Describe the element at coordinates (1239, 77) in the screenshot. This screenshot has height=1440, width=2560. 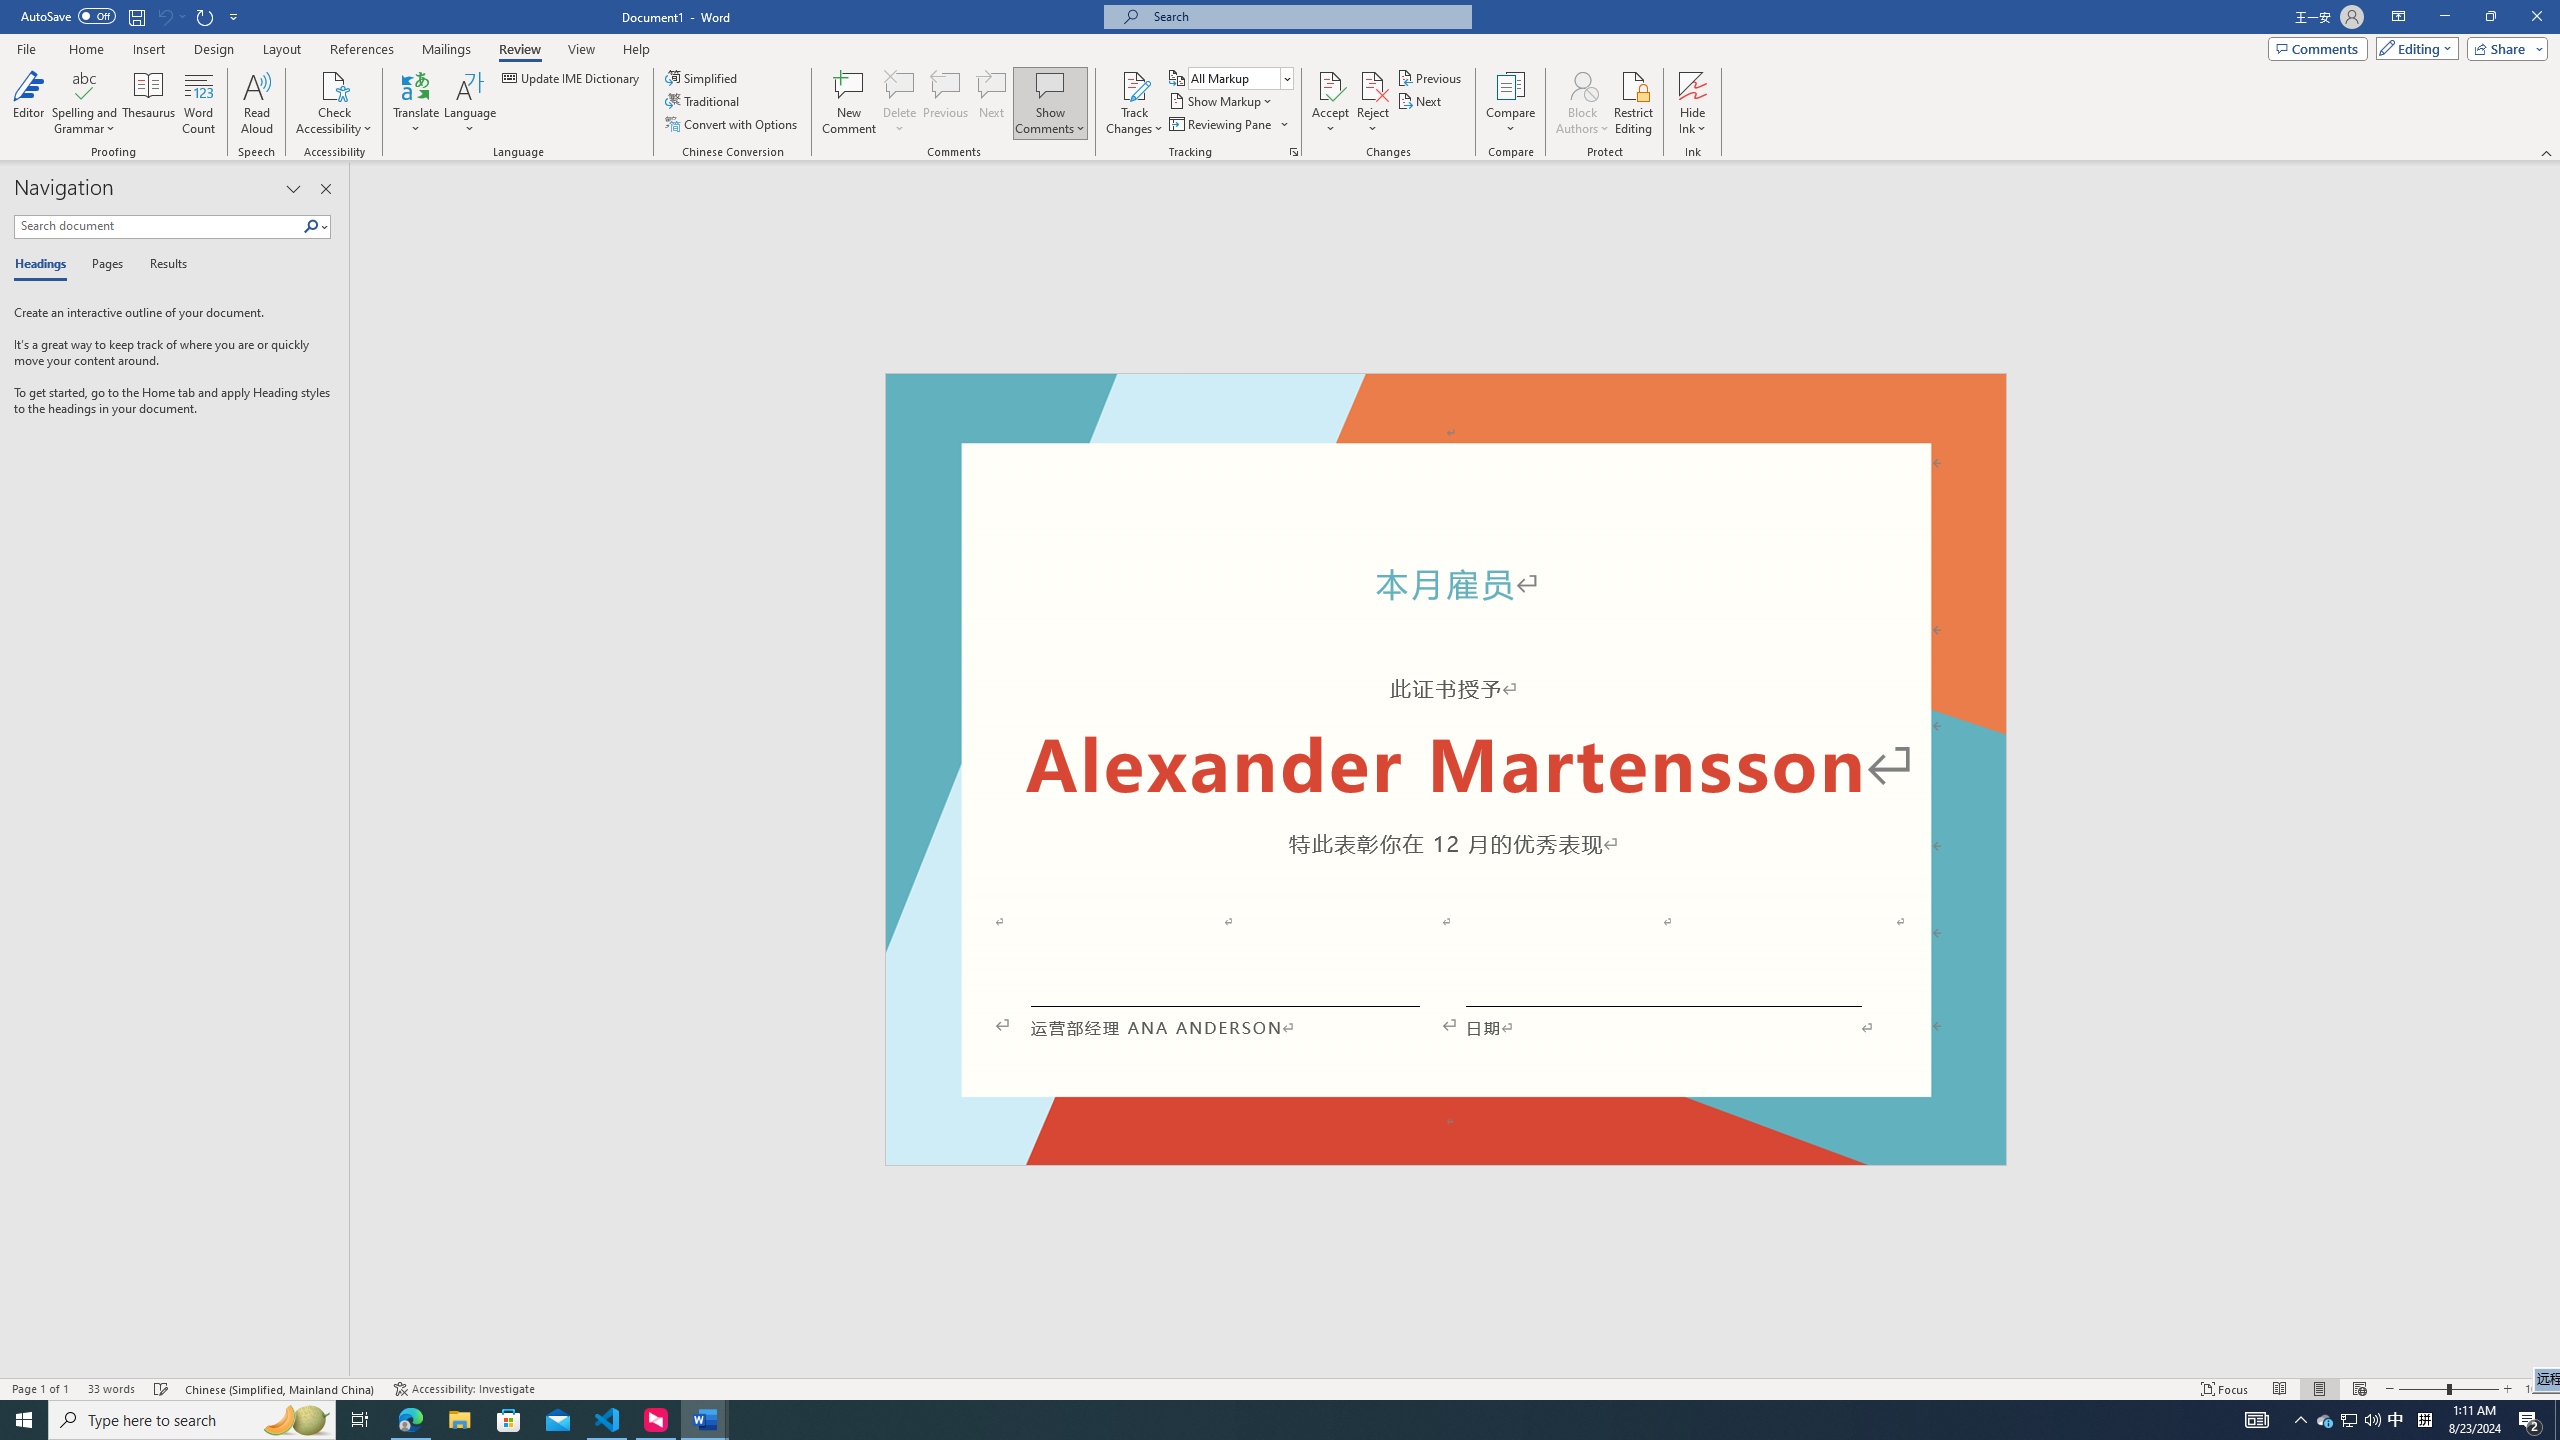
I see `'Display for Review'` at that location.